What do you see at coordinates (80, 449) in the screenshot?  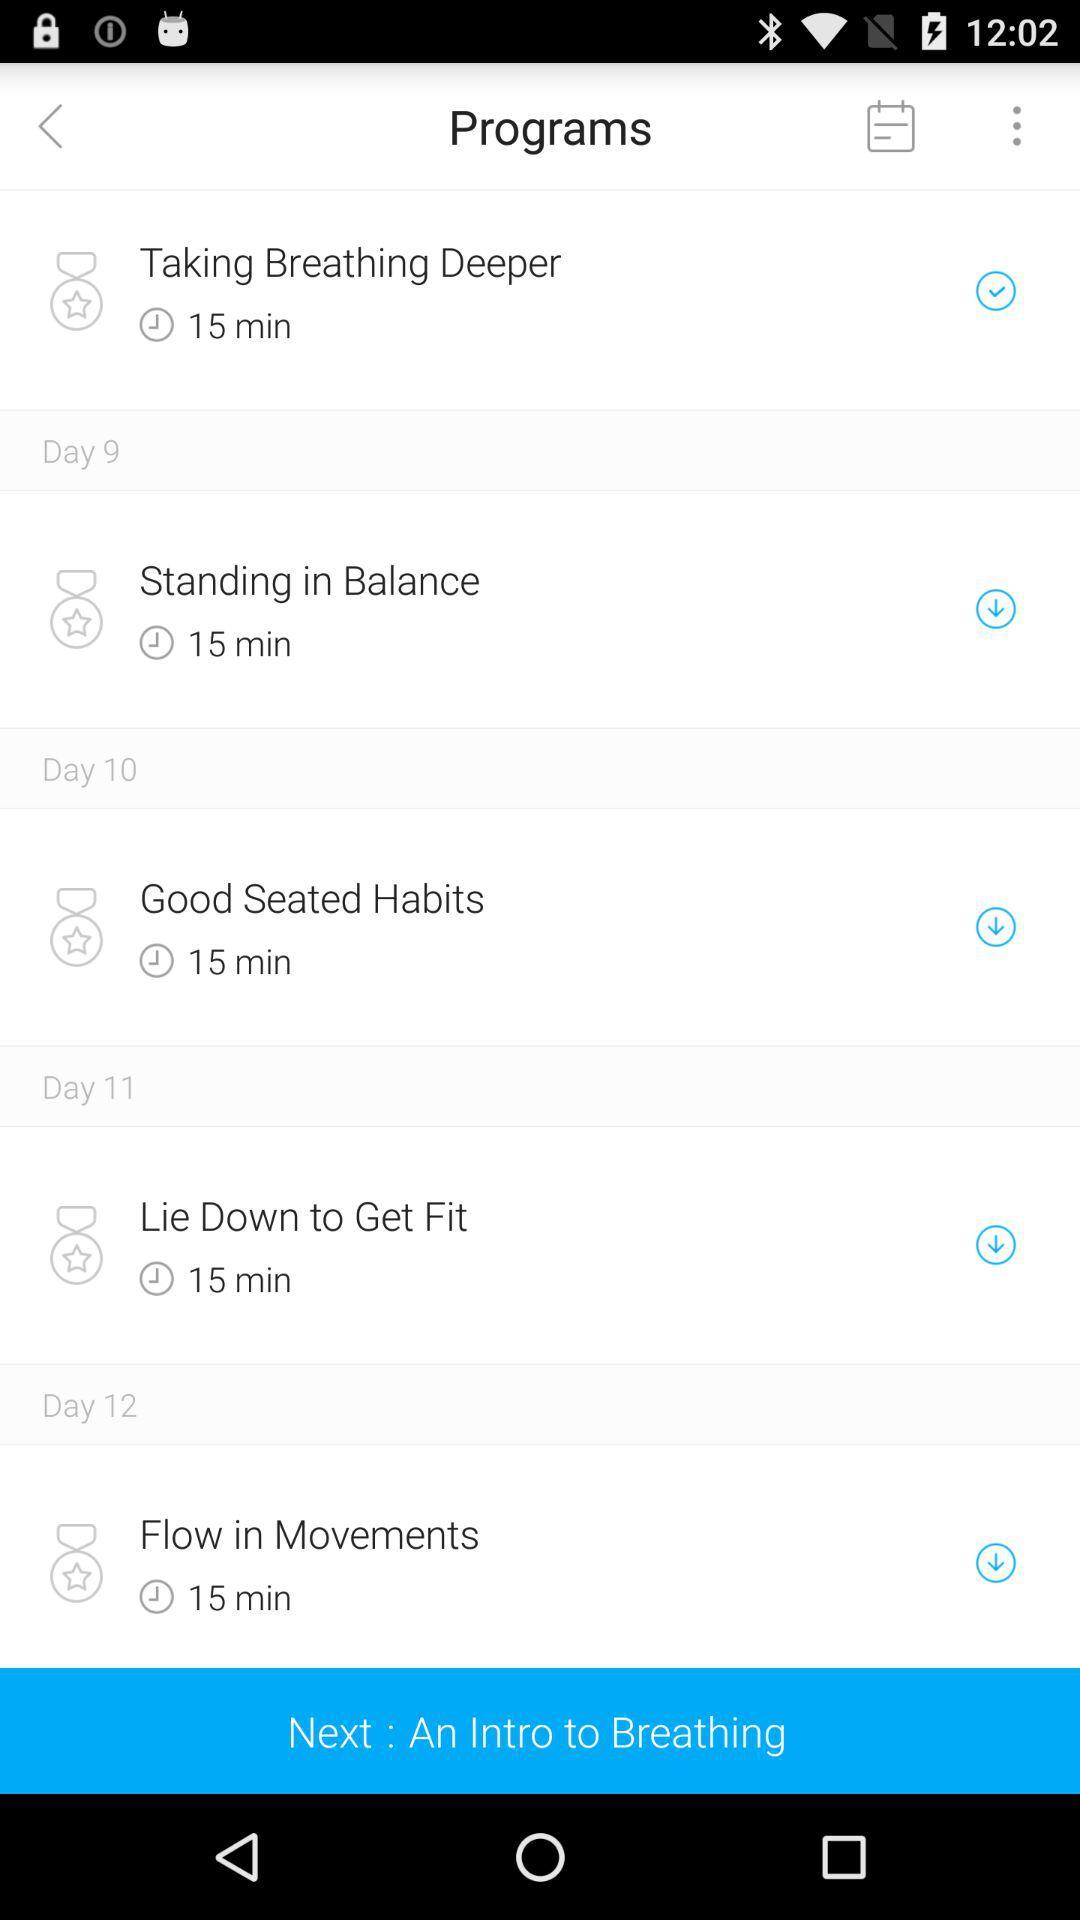 I see `the day 9 item` at bounding box center [80, 449].